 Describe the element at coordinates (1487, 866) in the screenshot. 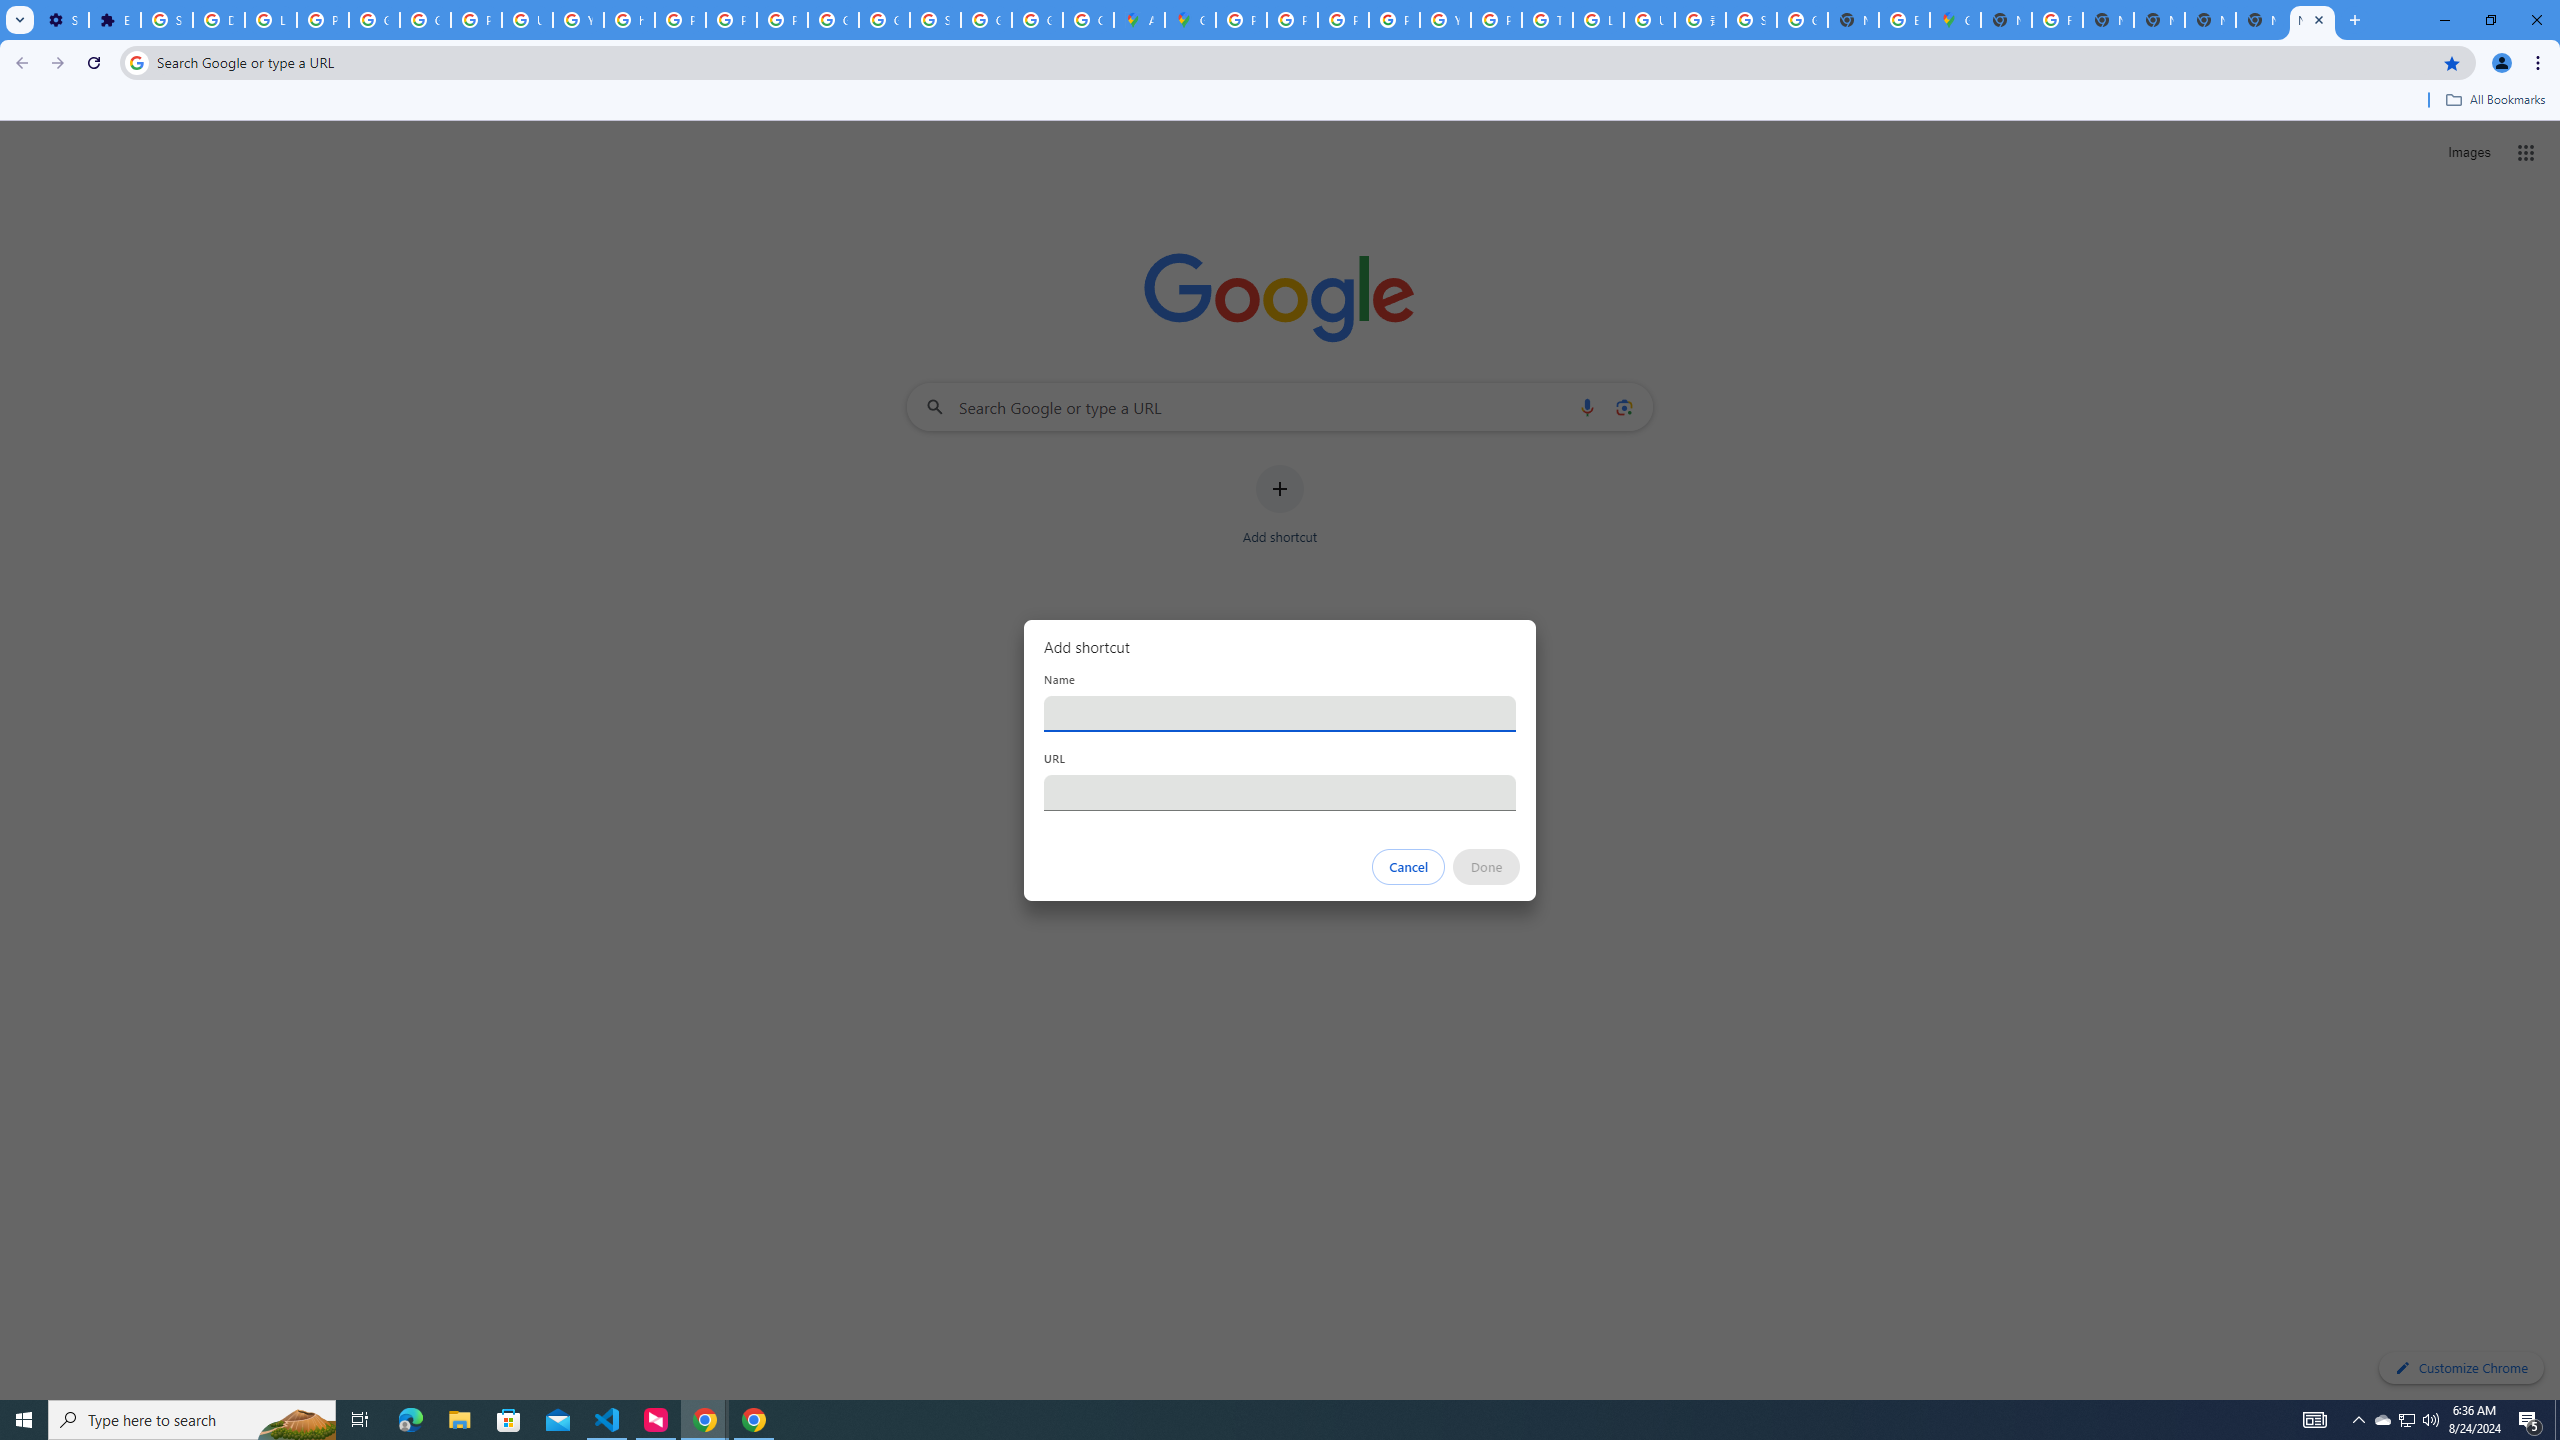

I see `'Done'` at that location.